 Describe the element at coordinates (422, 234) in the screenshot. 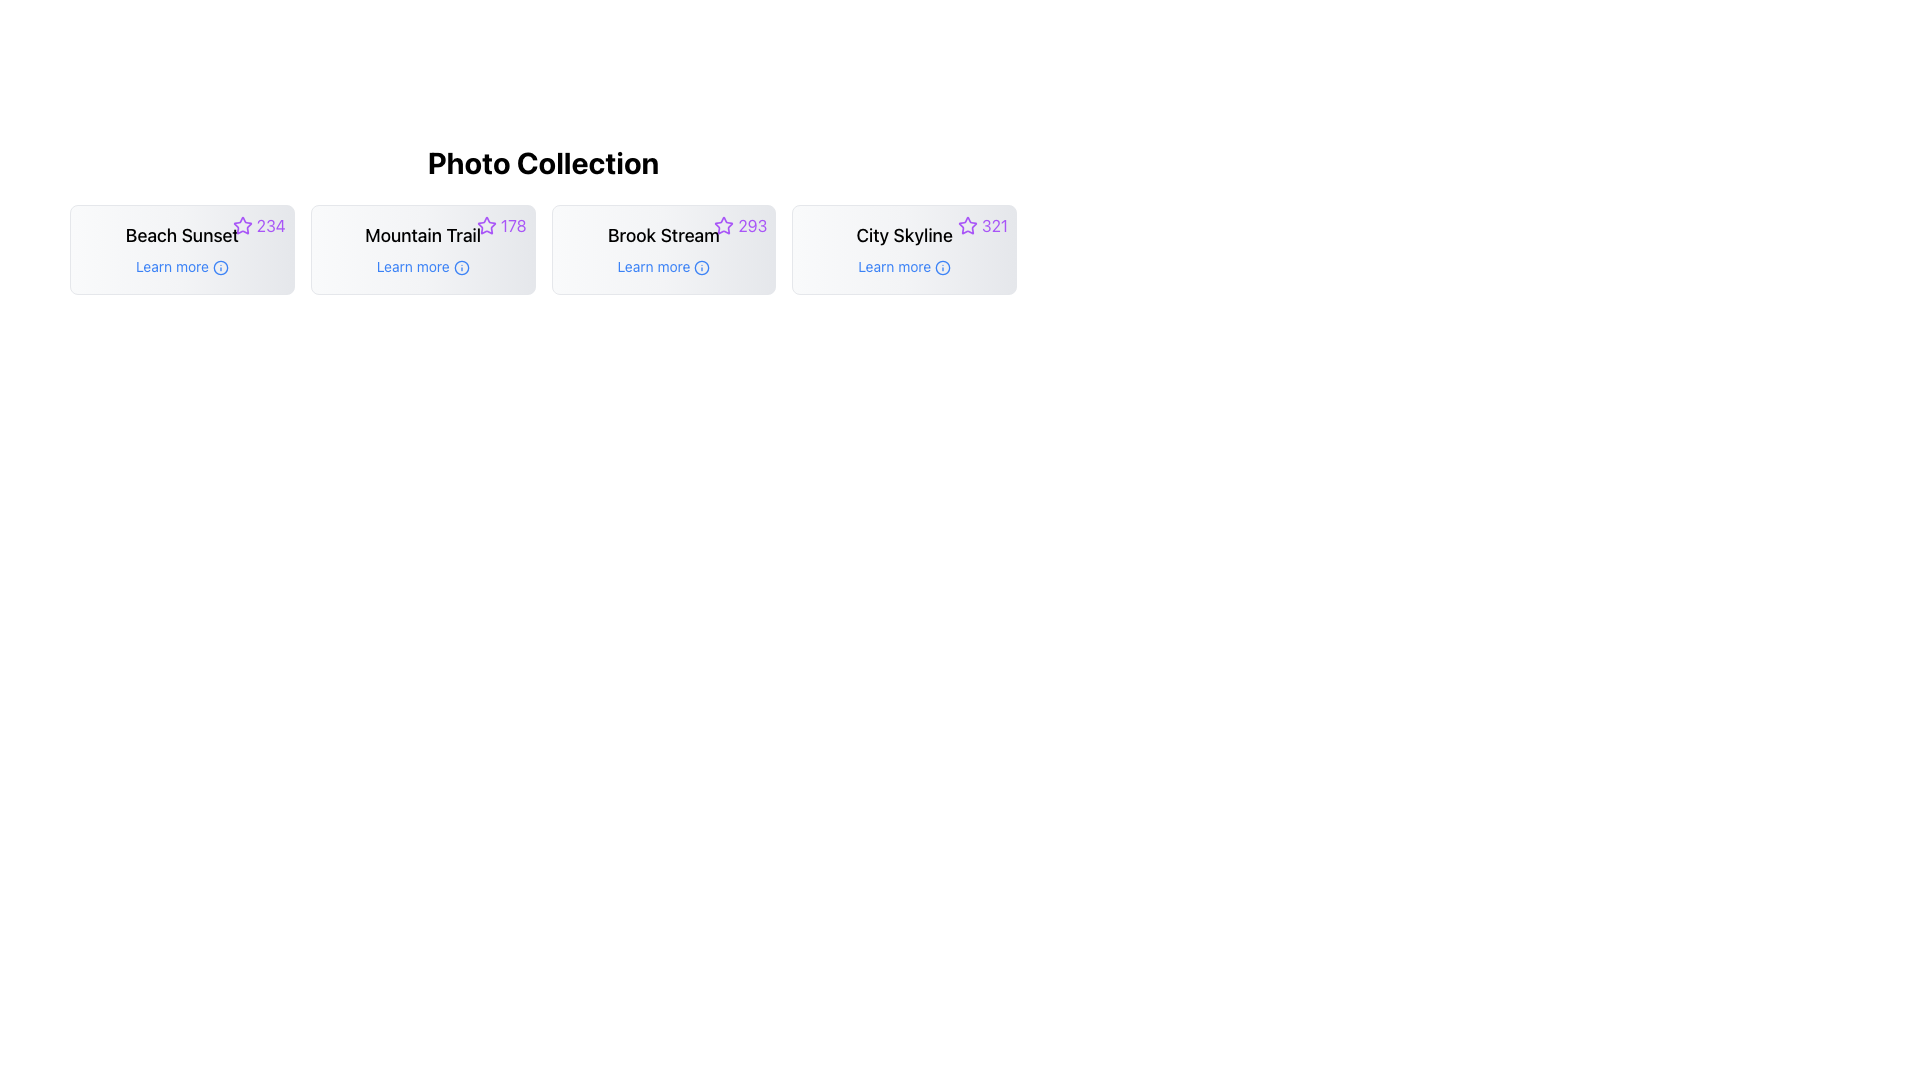

I see `text content of the heading 'Mountain Trail' located in the center card of the horizontal sequence under 'Photo Collection'` at that location.